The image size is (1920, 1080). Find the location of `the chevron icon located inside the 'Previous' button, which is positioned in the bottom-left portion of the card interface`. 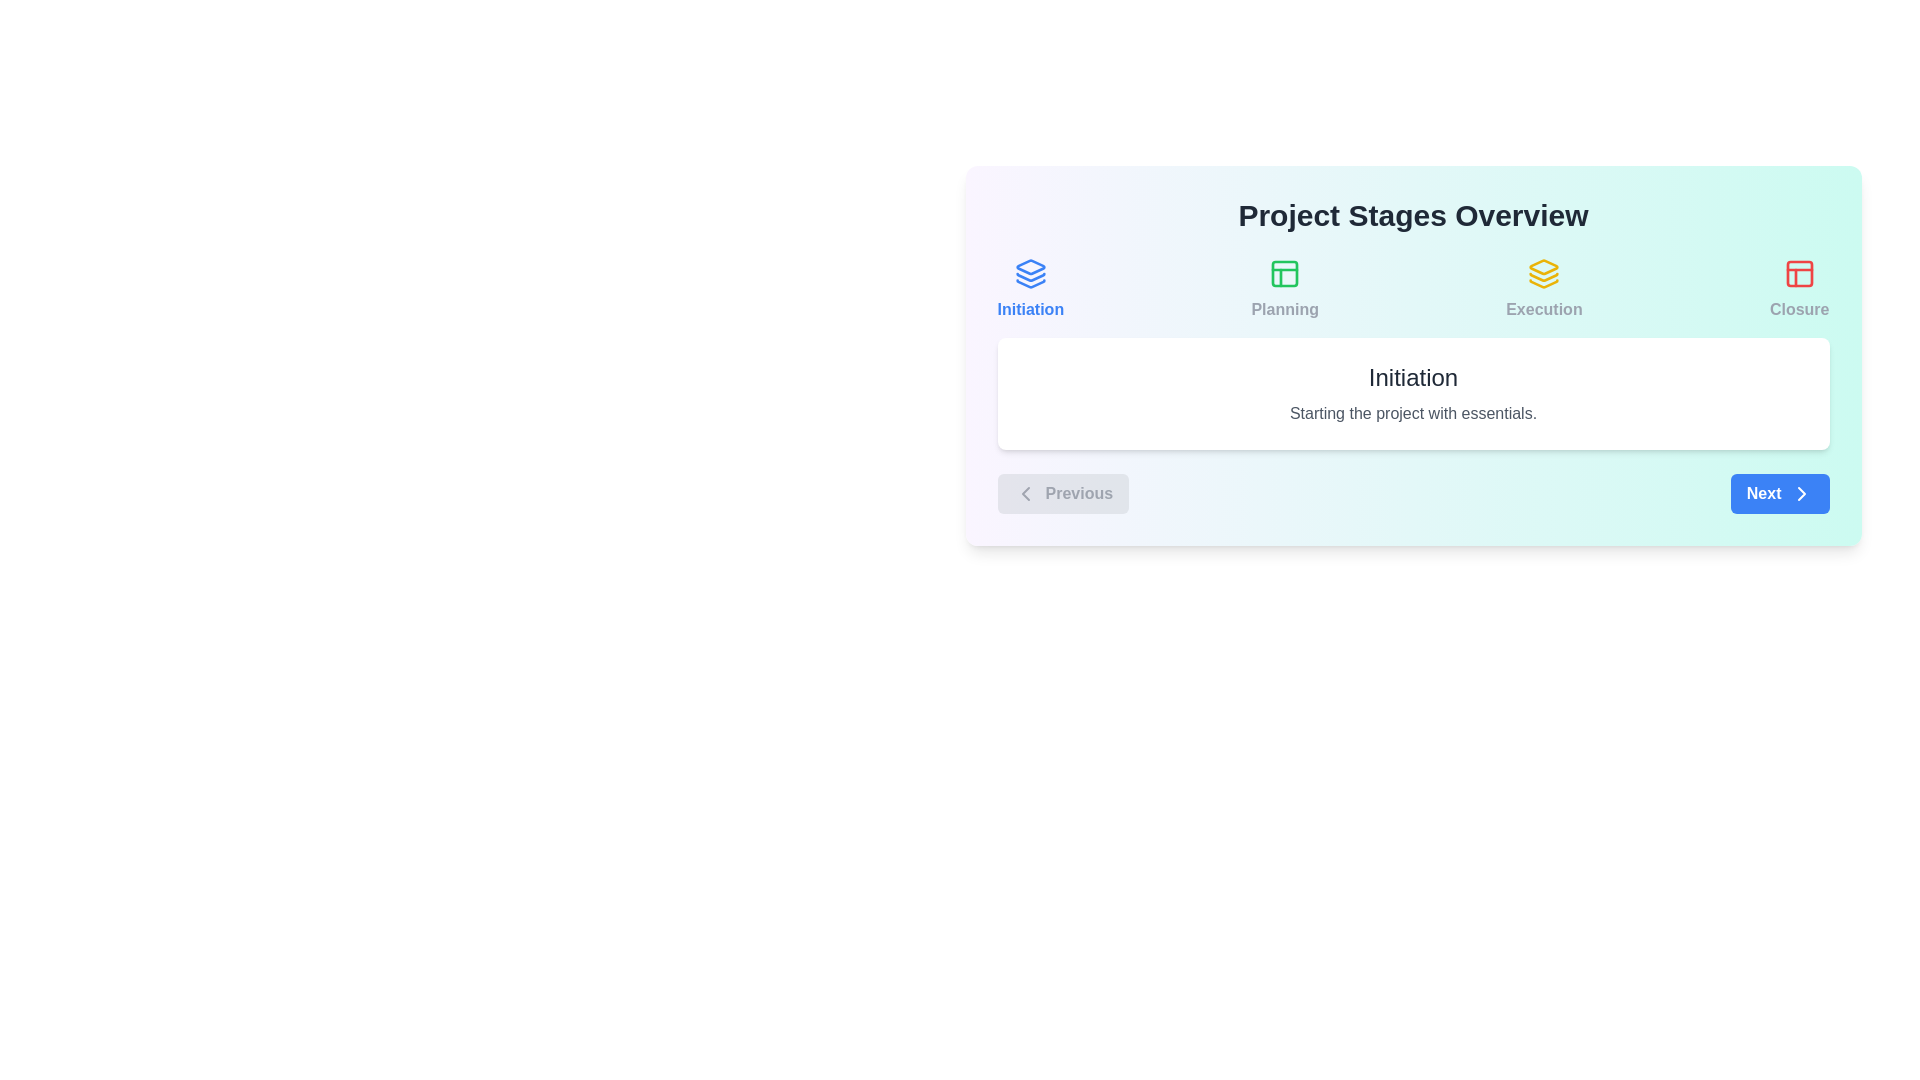

the chevron icon located inside the 'Previous' button, which is positioned in the bottom-left portion of the card interface is located at coordinates (1025, 493).